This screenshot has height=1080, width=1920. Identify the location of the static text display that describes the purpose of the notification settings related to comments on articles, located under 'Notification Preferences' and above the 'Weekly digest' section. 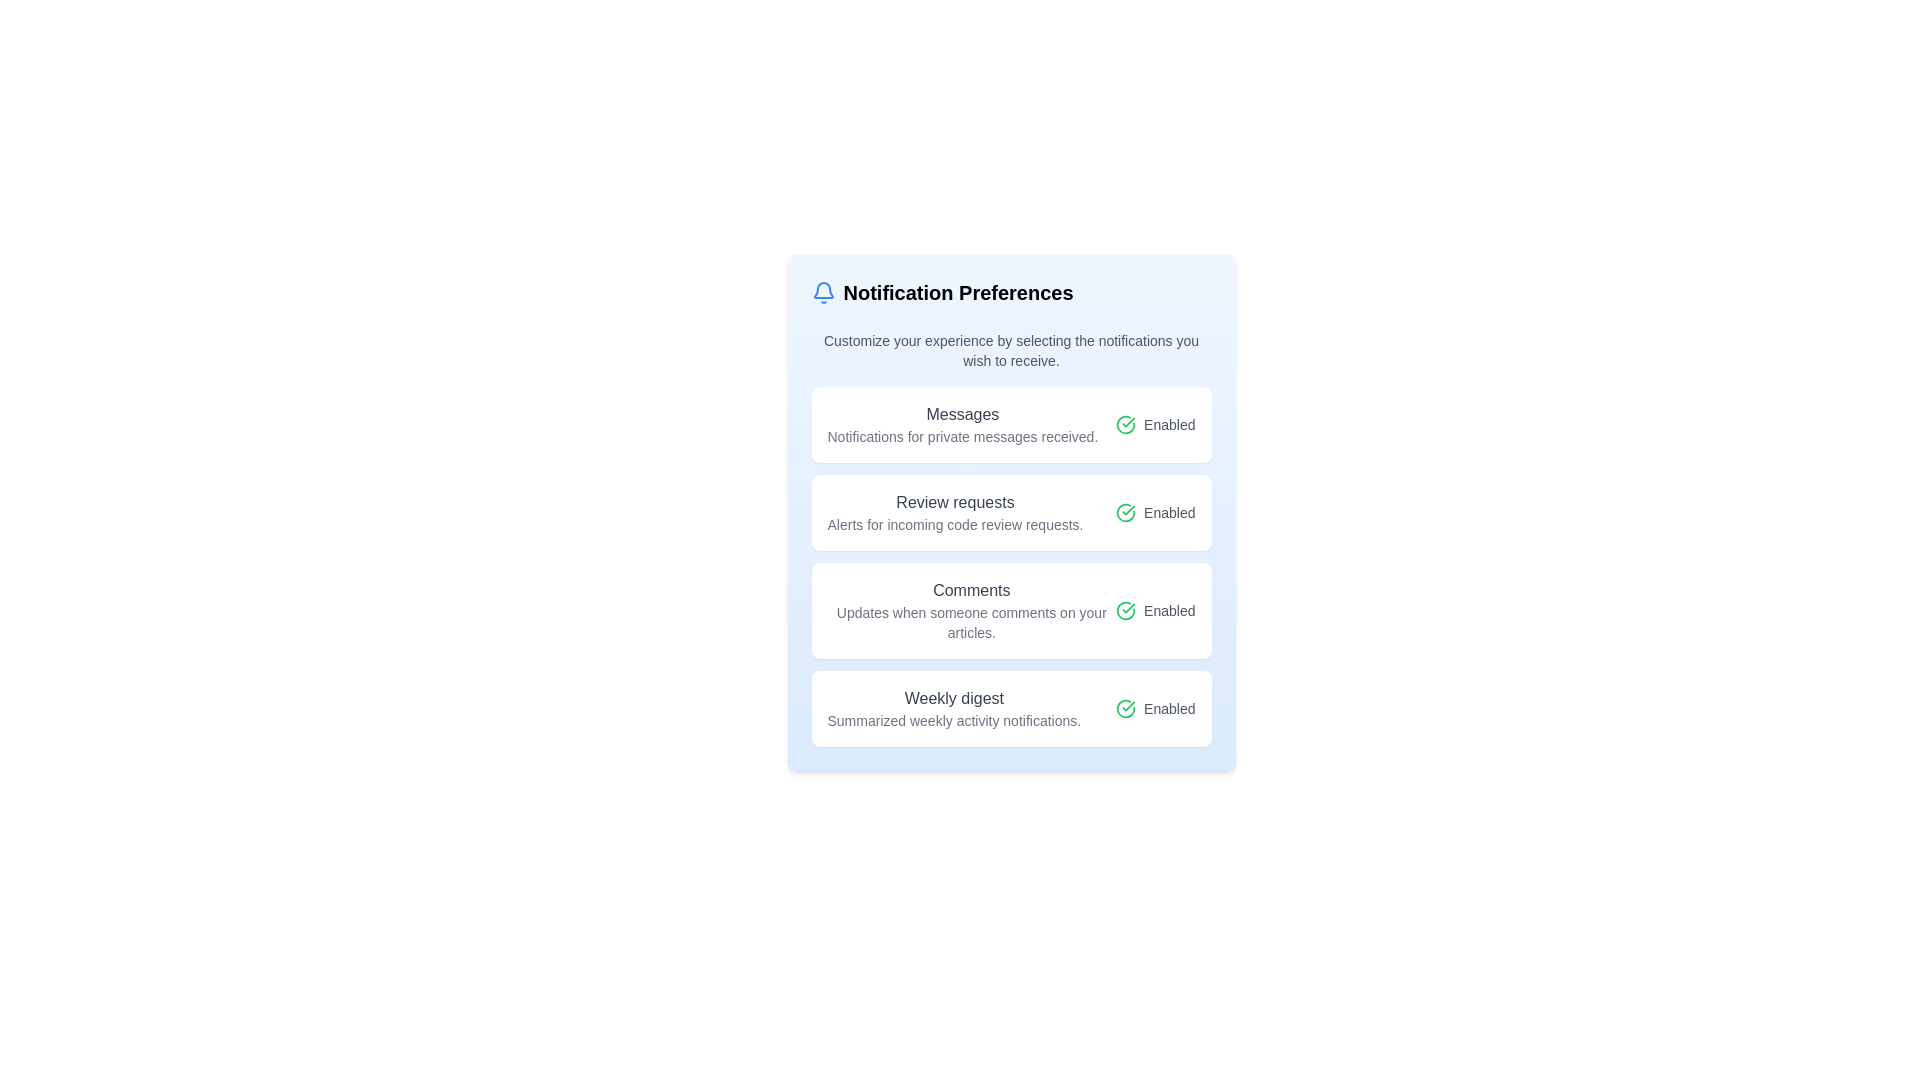
(971, 609).